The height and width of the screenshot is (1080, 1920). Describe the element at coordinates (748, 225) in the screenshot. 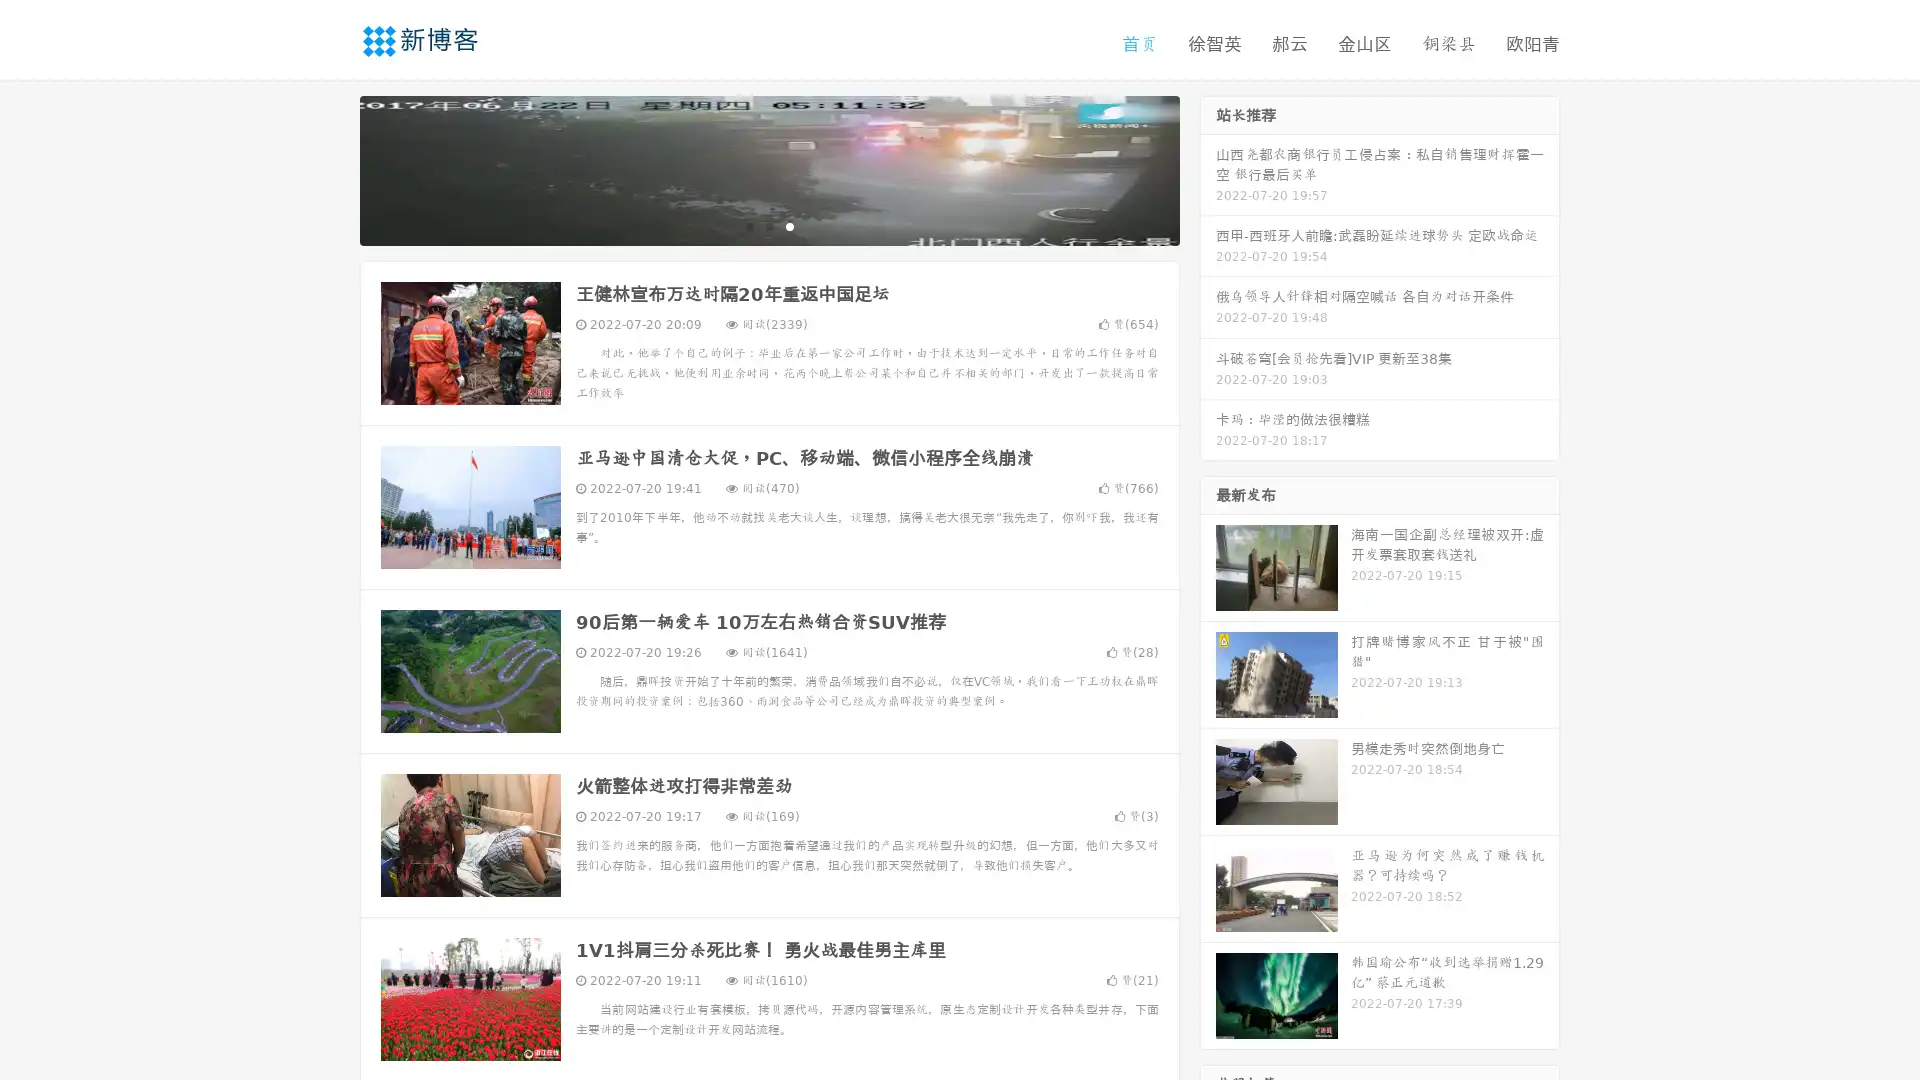

I see `Go to slide 1` at that location.